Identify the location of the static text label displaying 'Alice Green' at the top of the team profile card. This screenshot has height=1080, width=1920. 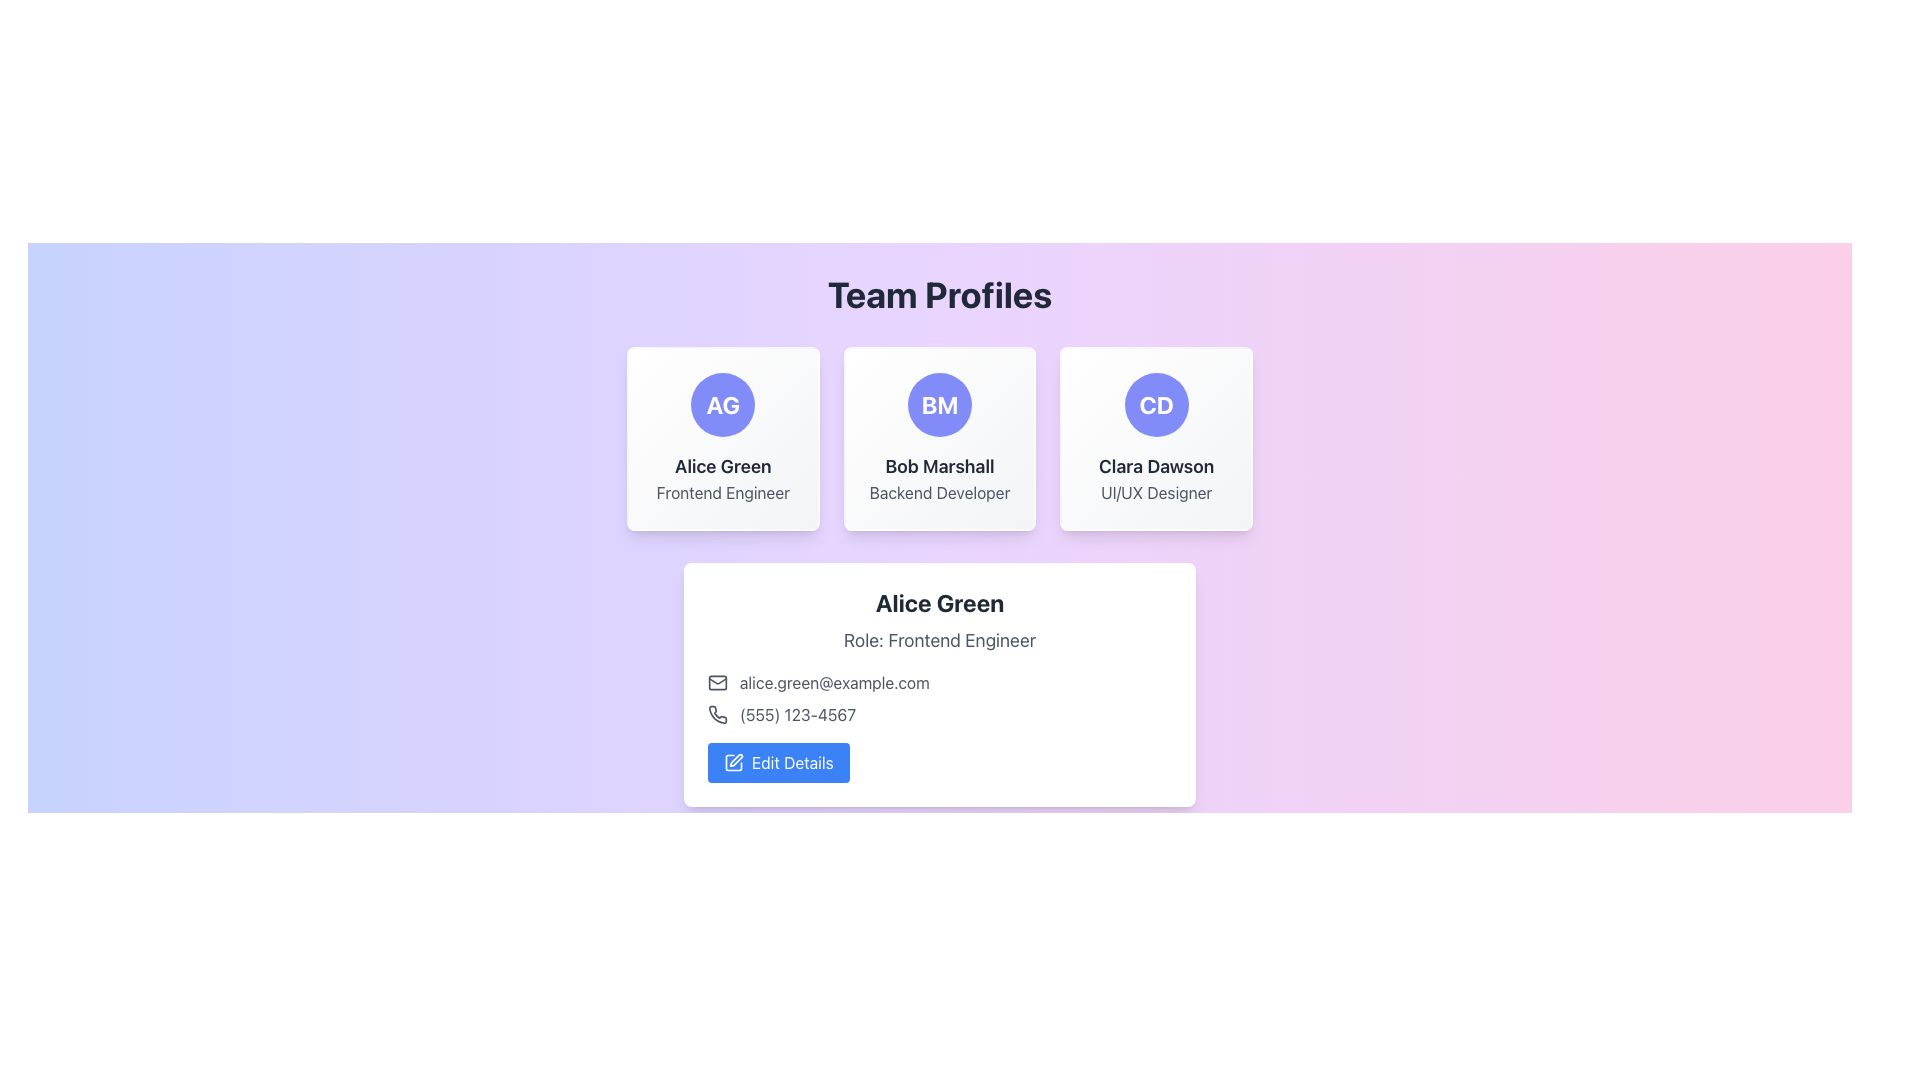
(939, 601).